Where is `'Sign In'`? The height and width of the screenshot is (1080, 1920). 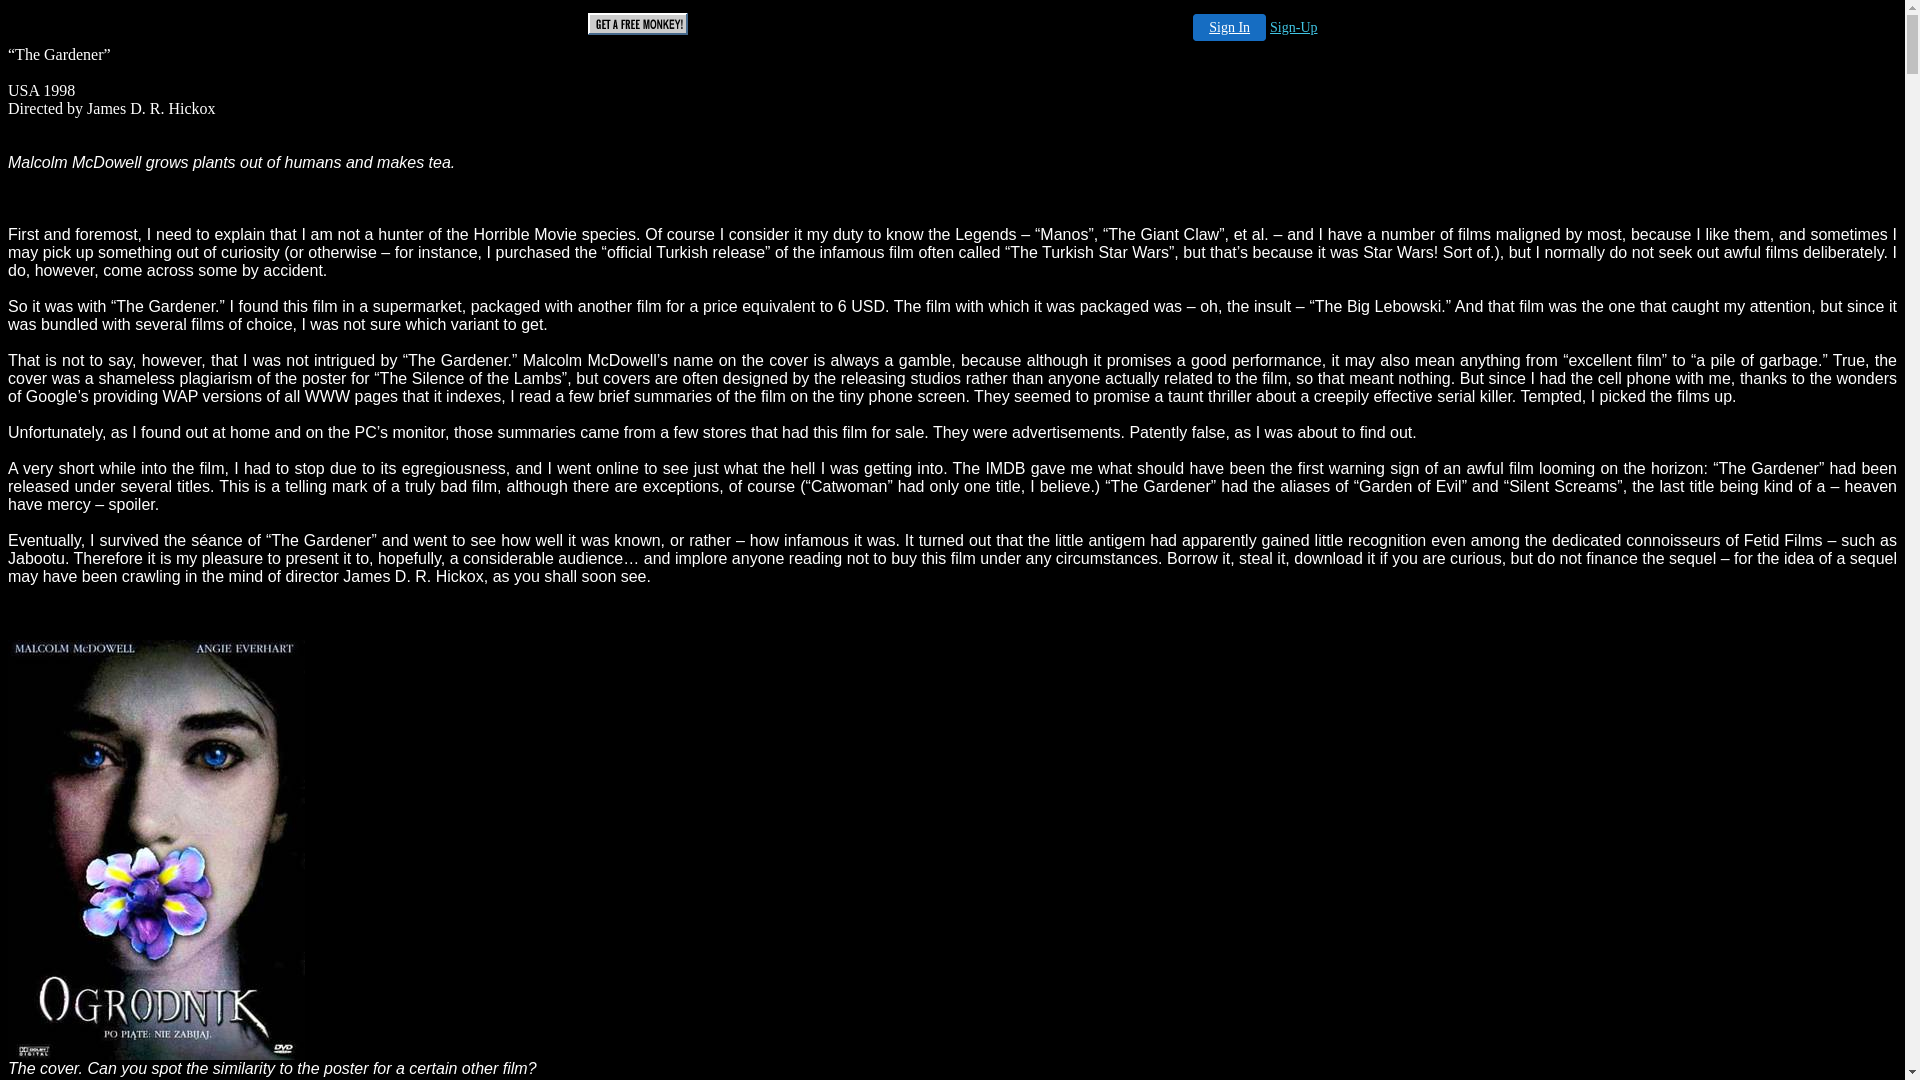
'Sign In' is located at coordinates (1228, 27).